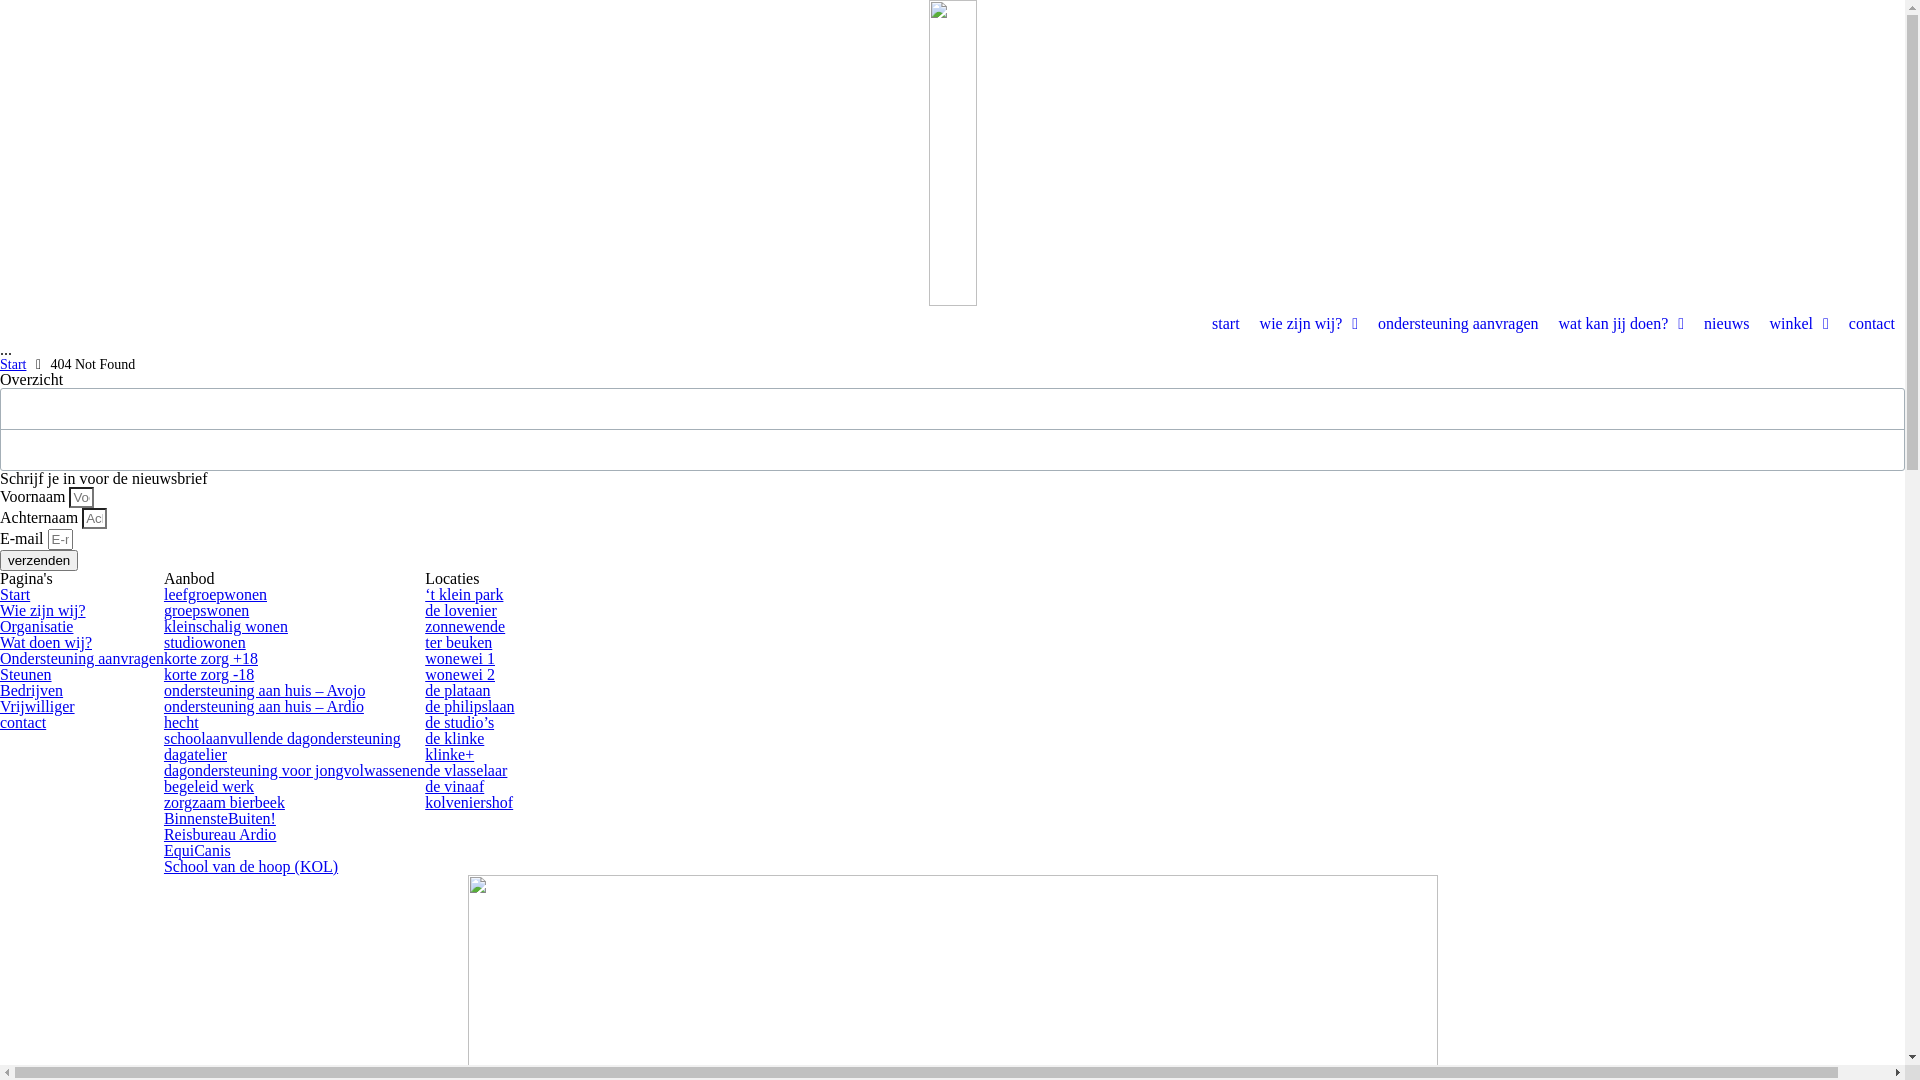 This screenshot has width=1920, height=1080. Describe the element at coordinates (464, 625) in the screenshot. I see `'zonnewende'` at that location.